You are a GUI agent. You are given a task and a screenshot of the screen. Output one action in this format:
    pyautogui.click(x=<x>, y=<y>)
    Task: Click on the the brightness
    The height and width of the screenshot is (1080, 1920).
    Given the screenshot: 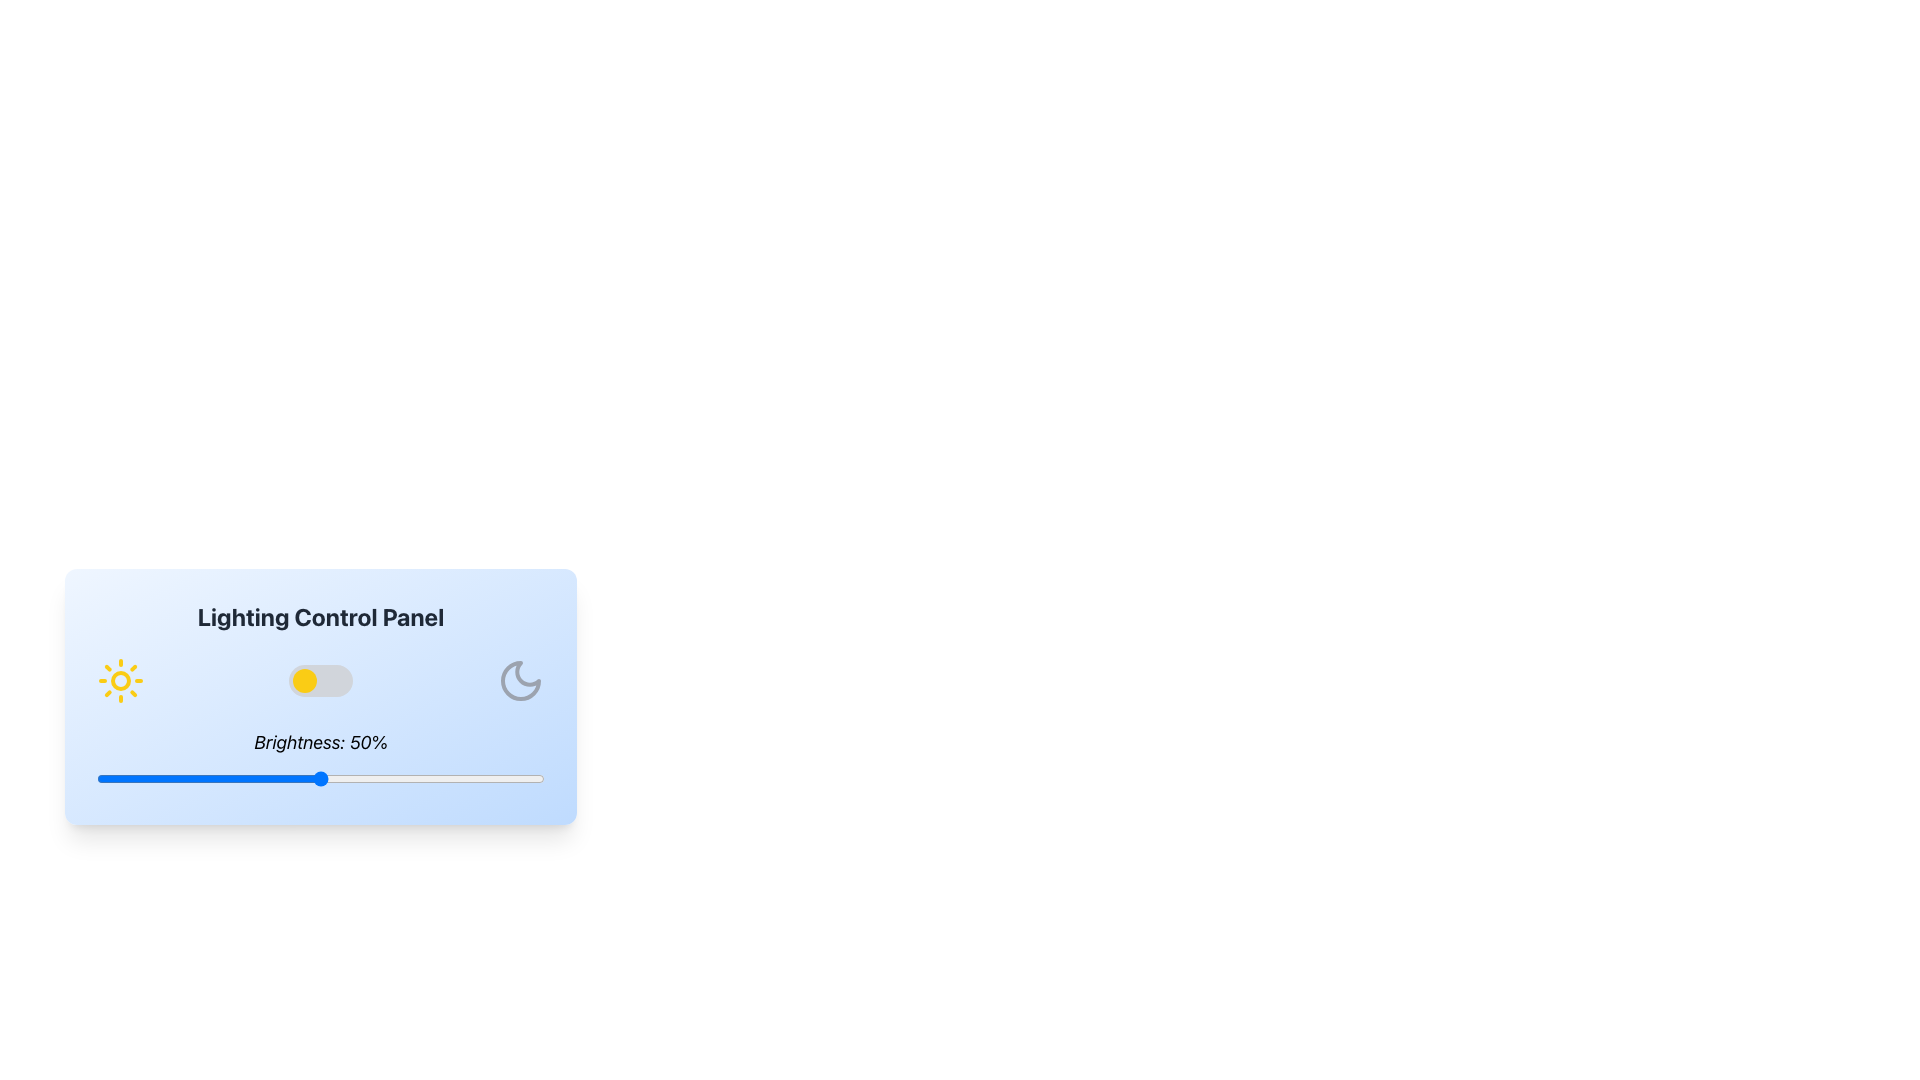 What is the action you would take?
    pyautogui.click(x=454, y=778)
    